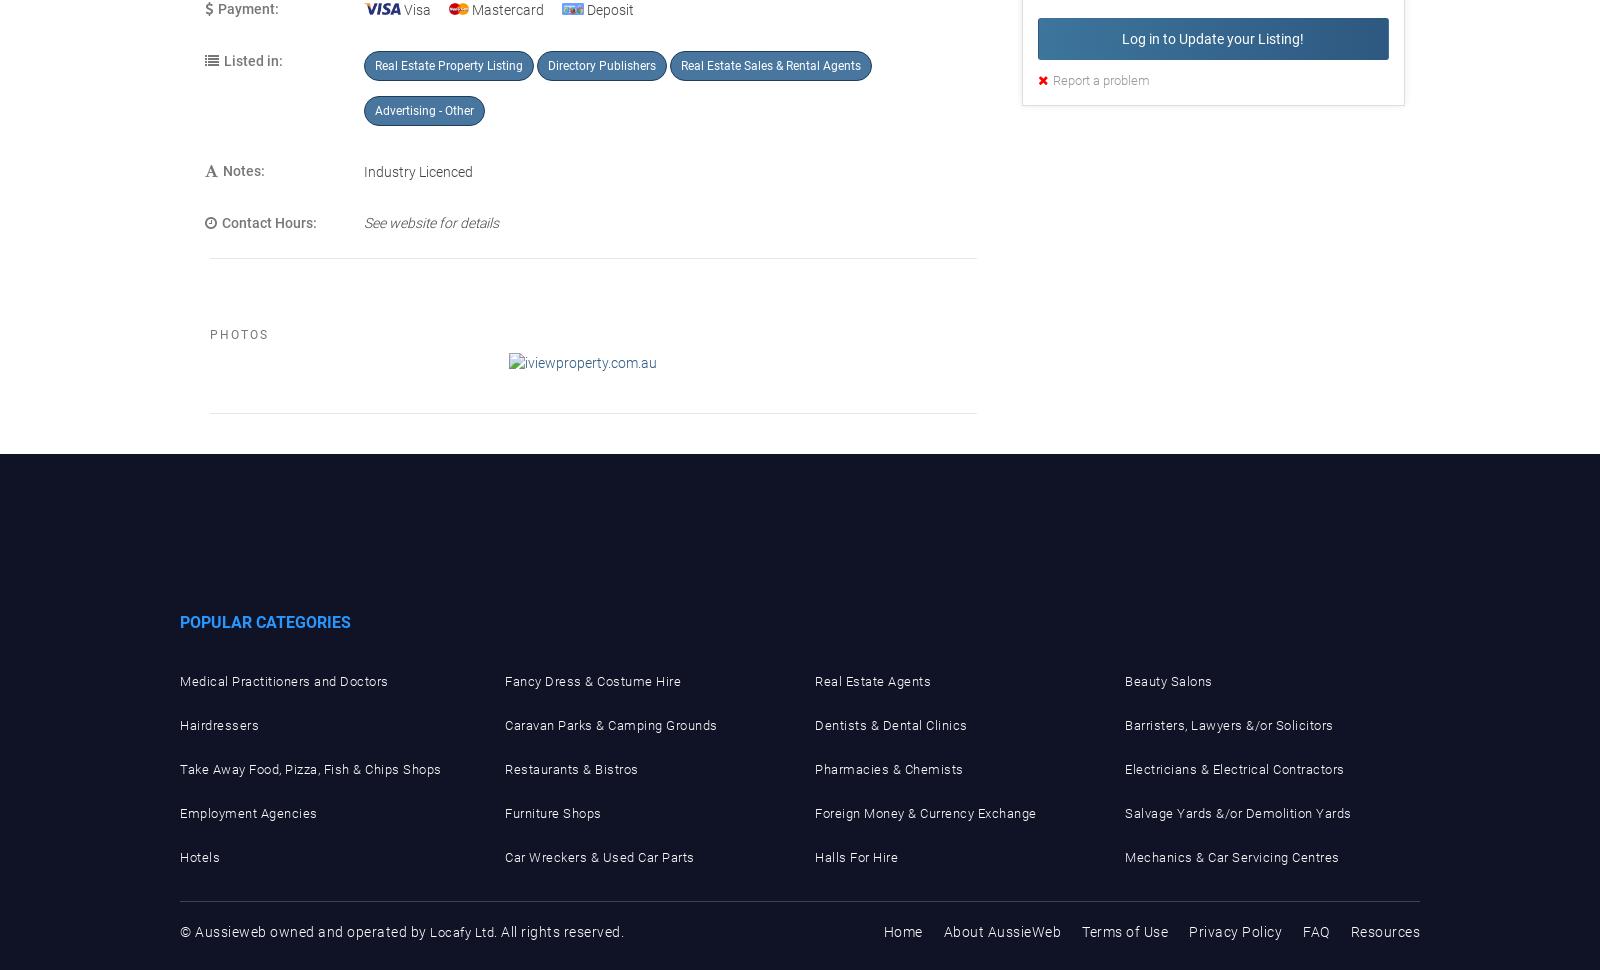  What do you see at coordinates (239, 335) in the screenshot?
I see `'PHOTOS'` at bounding box center [239, 335].